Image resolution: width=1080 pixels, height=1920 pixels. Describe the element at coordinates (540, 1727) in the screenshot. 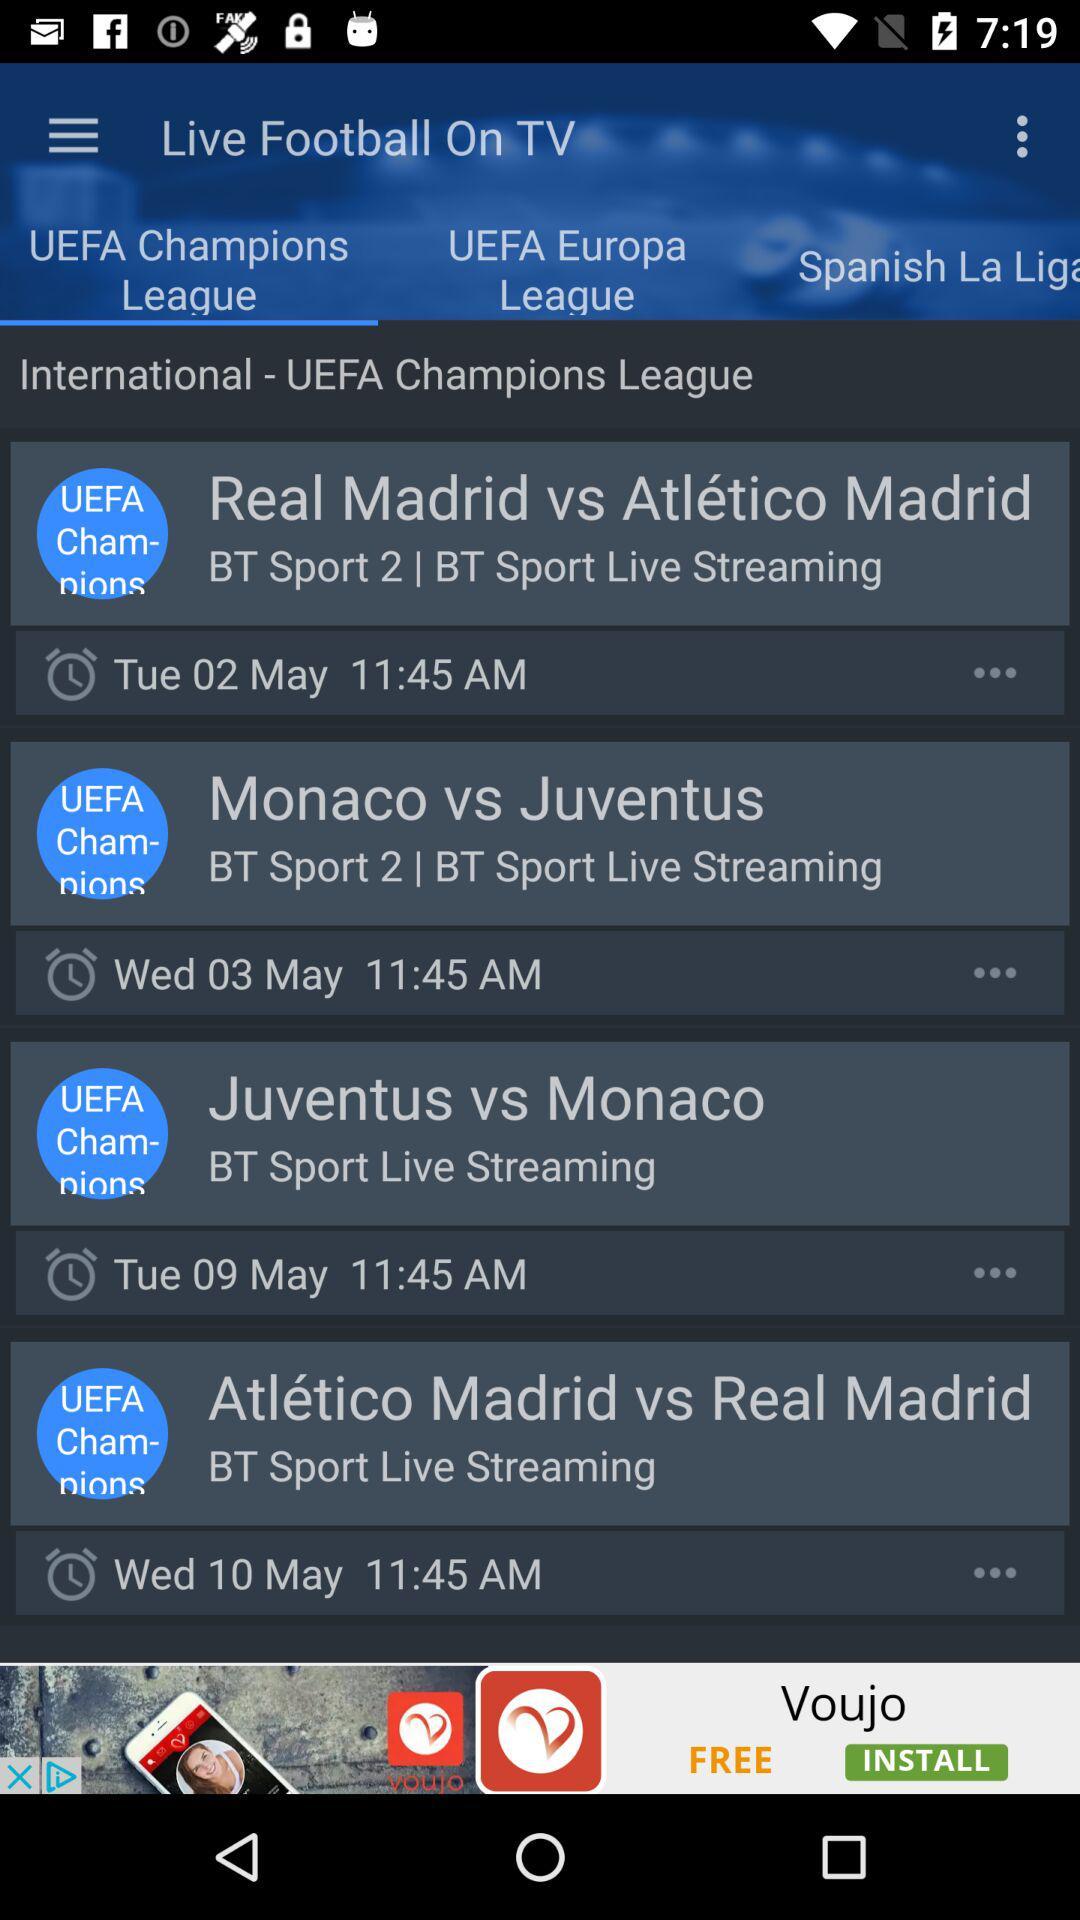

I see `advertising advertisements` at that location.